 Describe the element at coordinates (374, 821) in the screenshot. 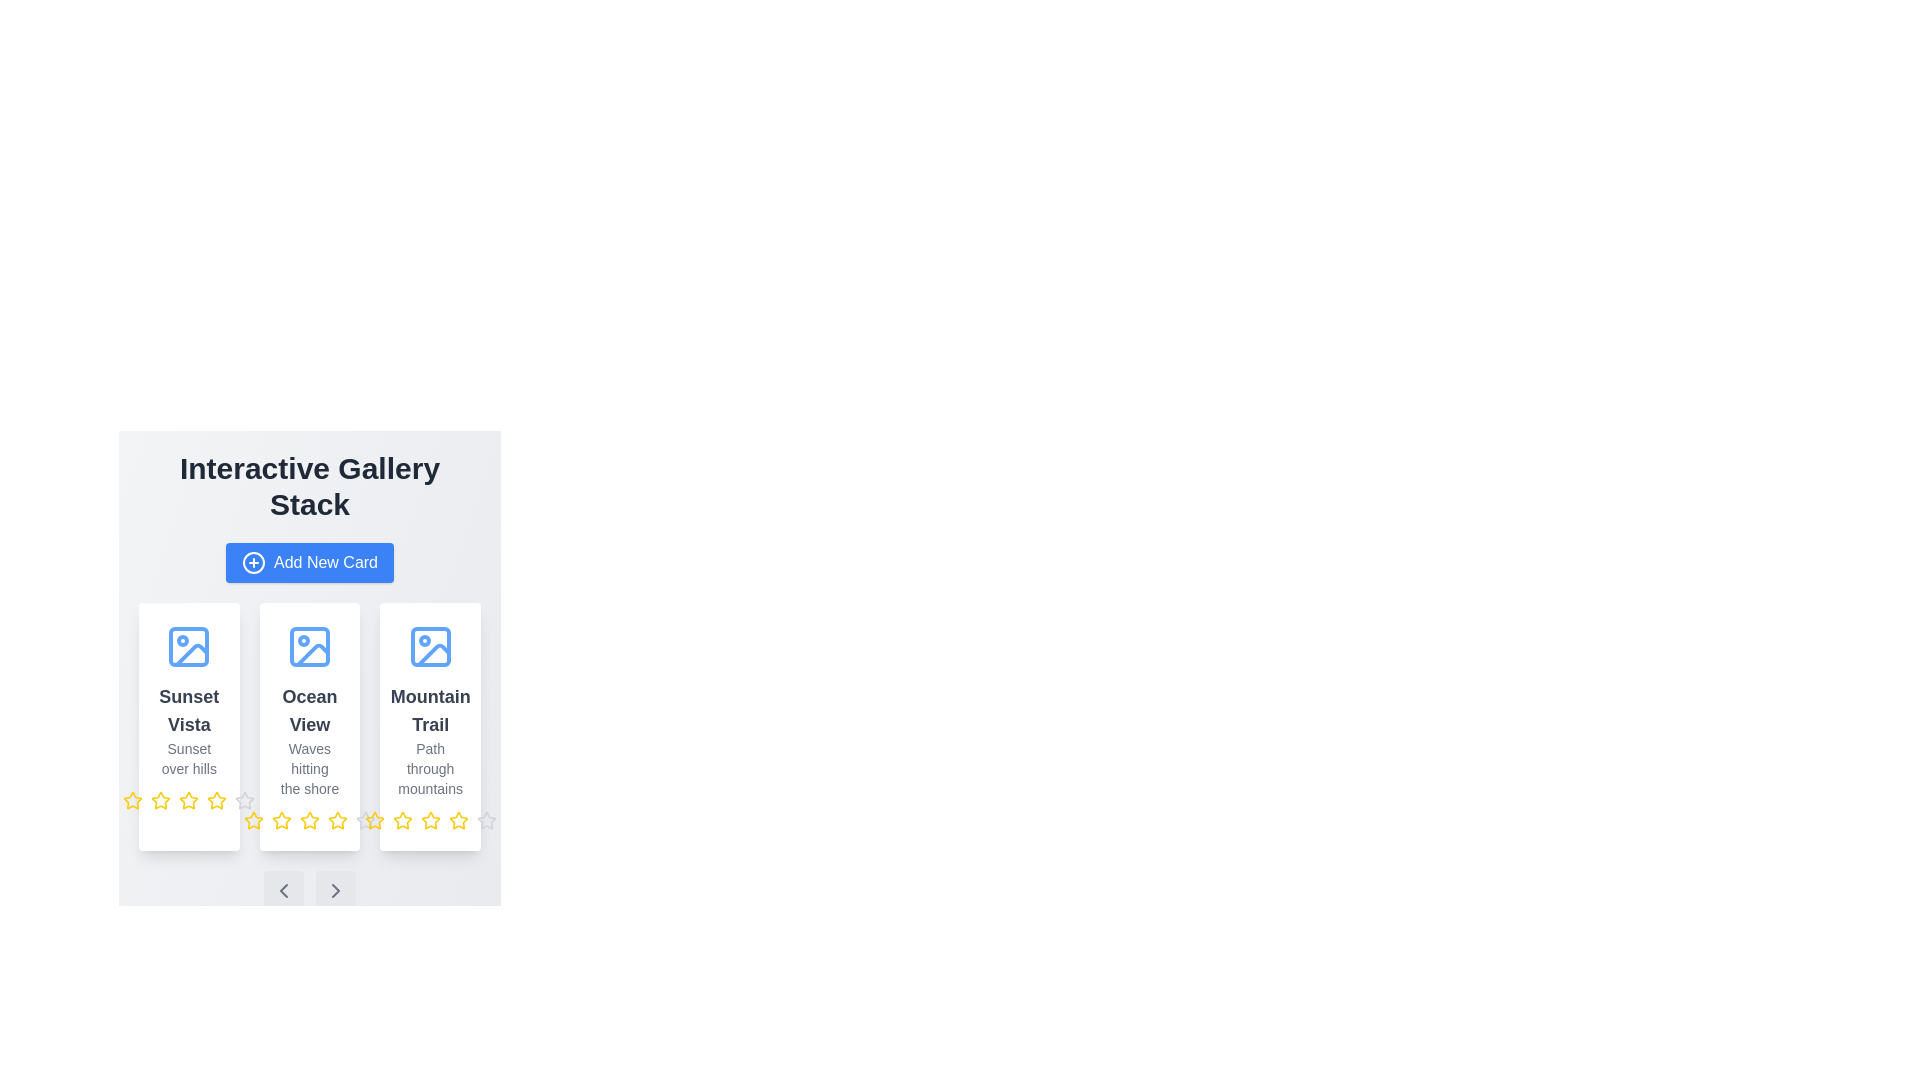

I see `the third yellow outlined star icon` at that location.